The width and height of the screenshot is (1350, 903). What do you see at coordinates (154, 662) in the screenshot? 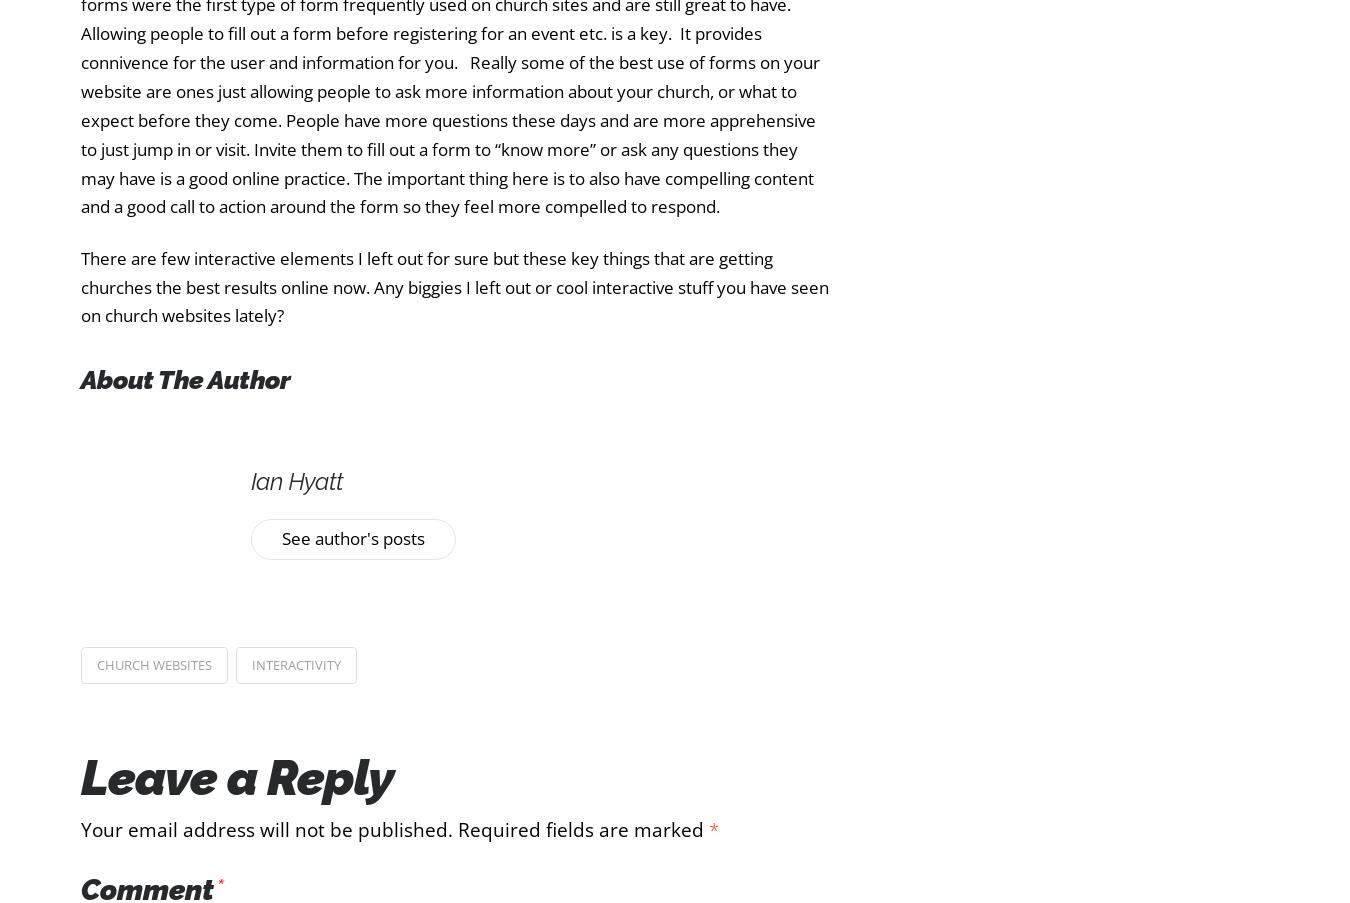
I see `'church websites'` at bounding box center [154, 662].